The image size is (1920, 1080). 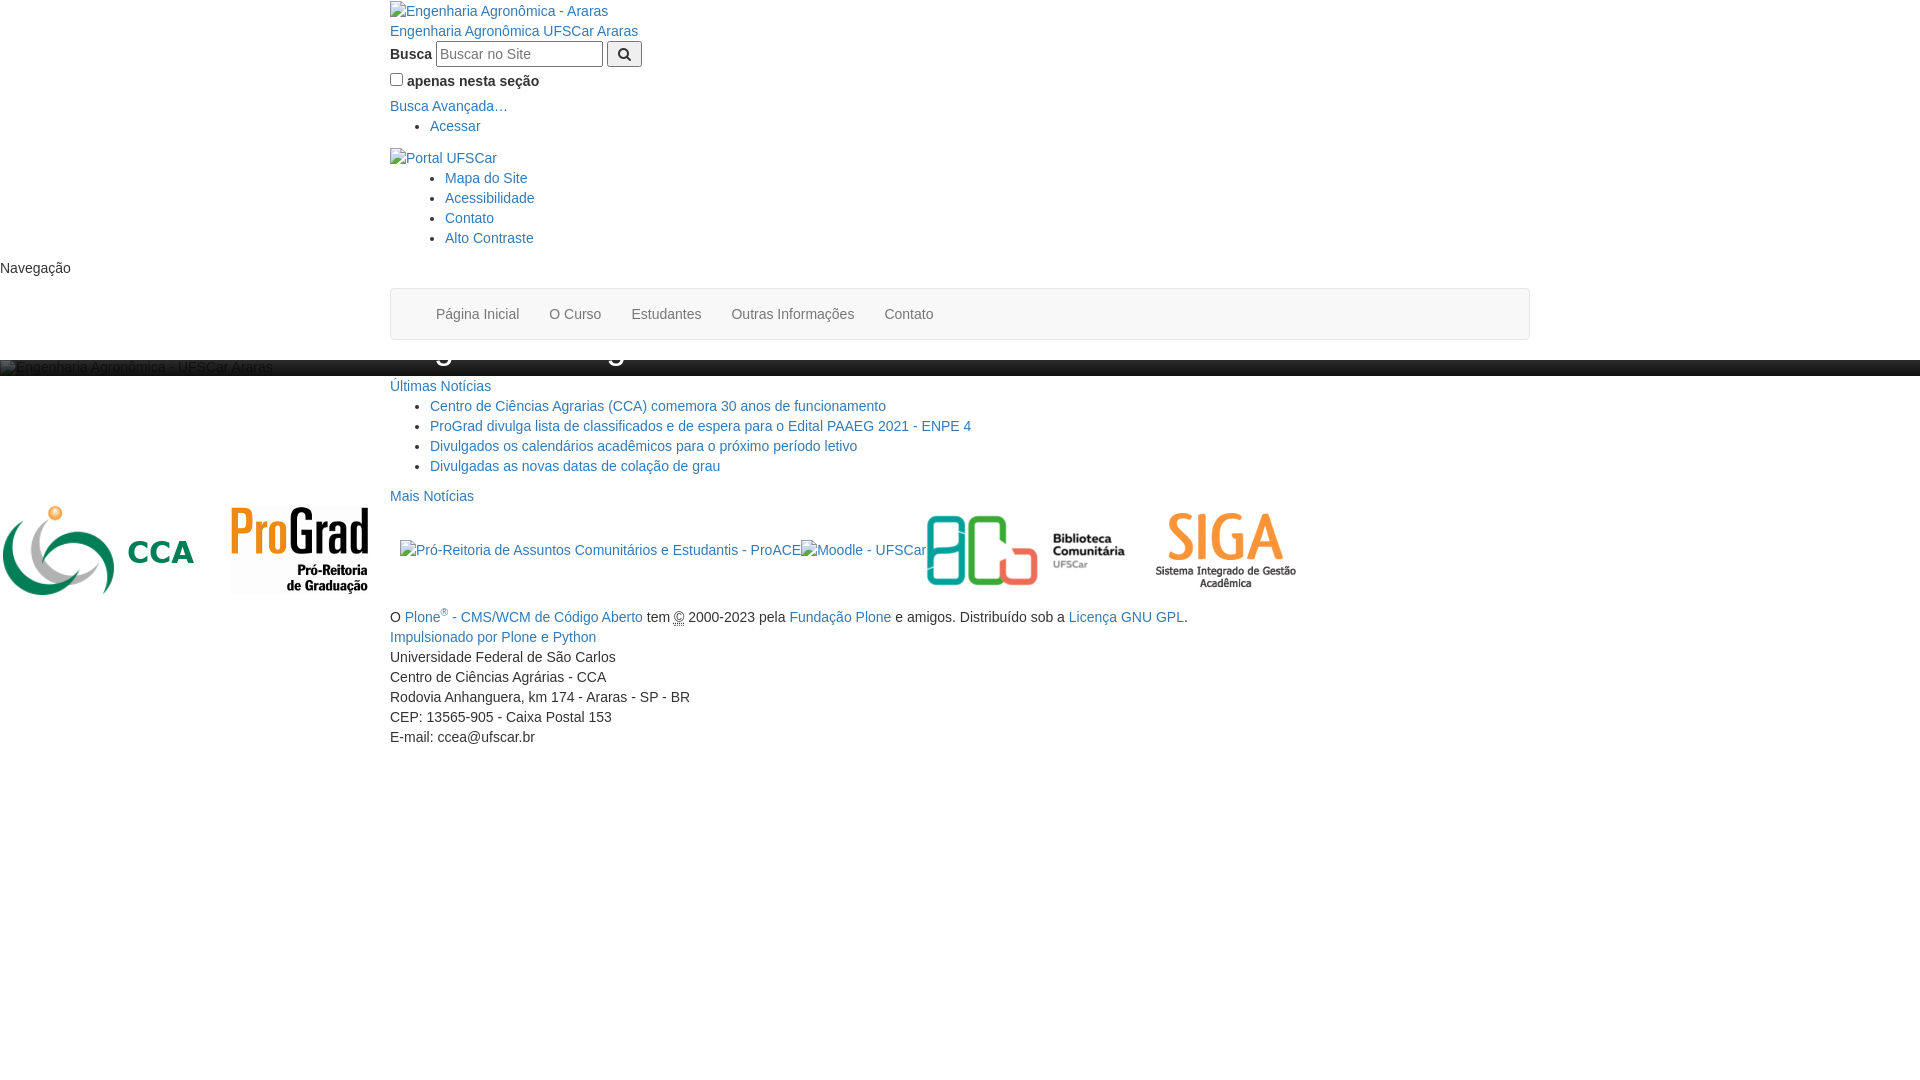 I want to click on 'Contato', so click(x=468, y=218).